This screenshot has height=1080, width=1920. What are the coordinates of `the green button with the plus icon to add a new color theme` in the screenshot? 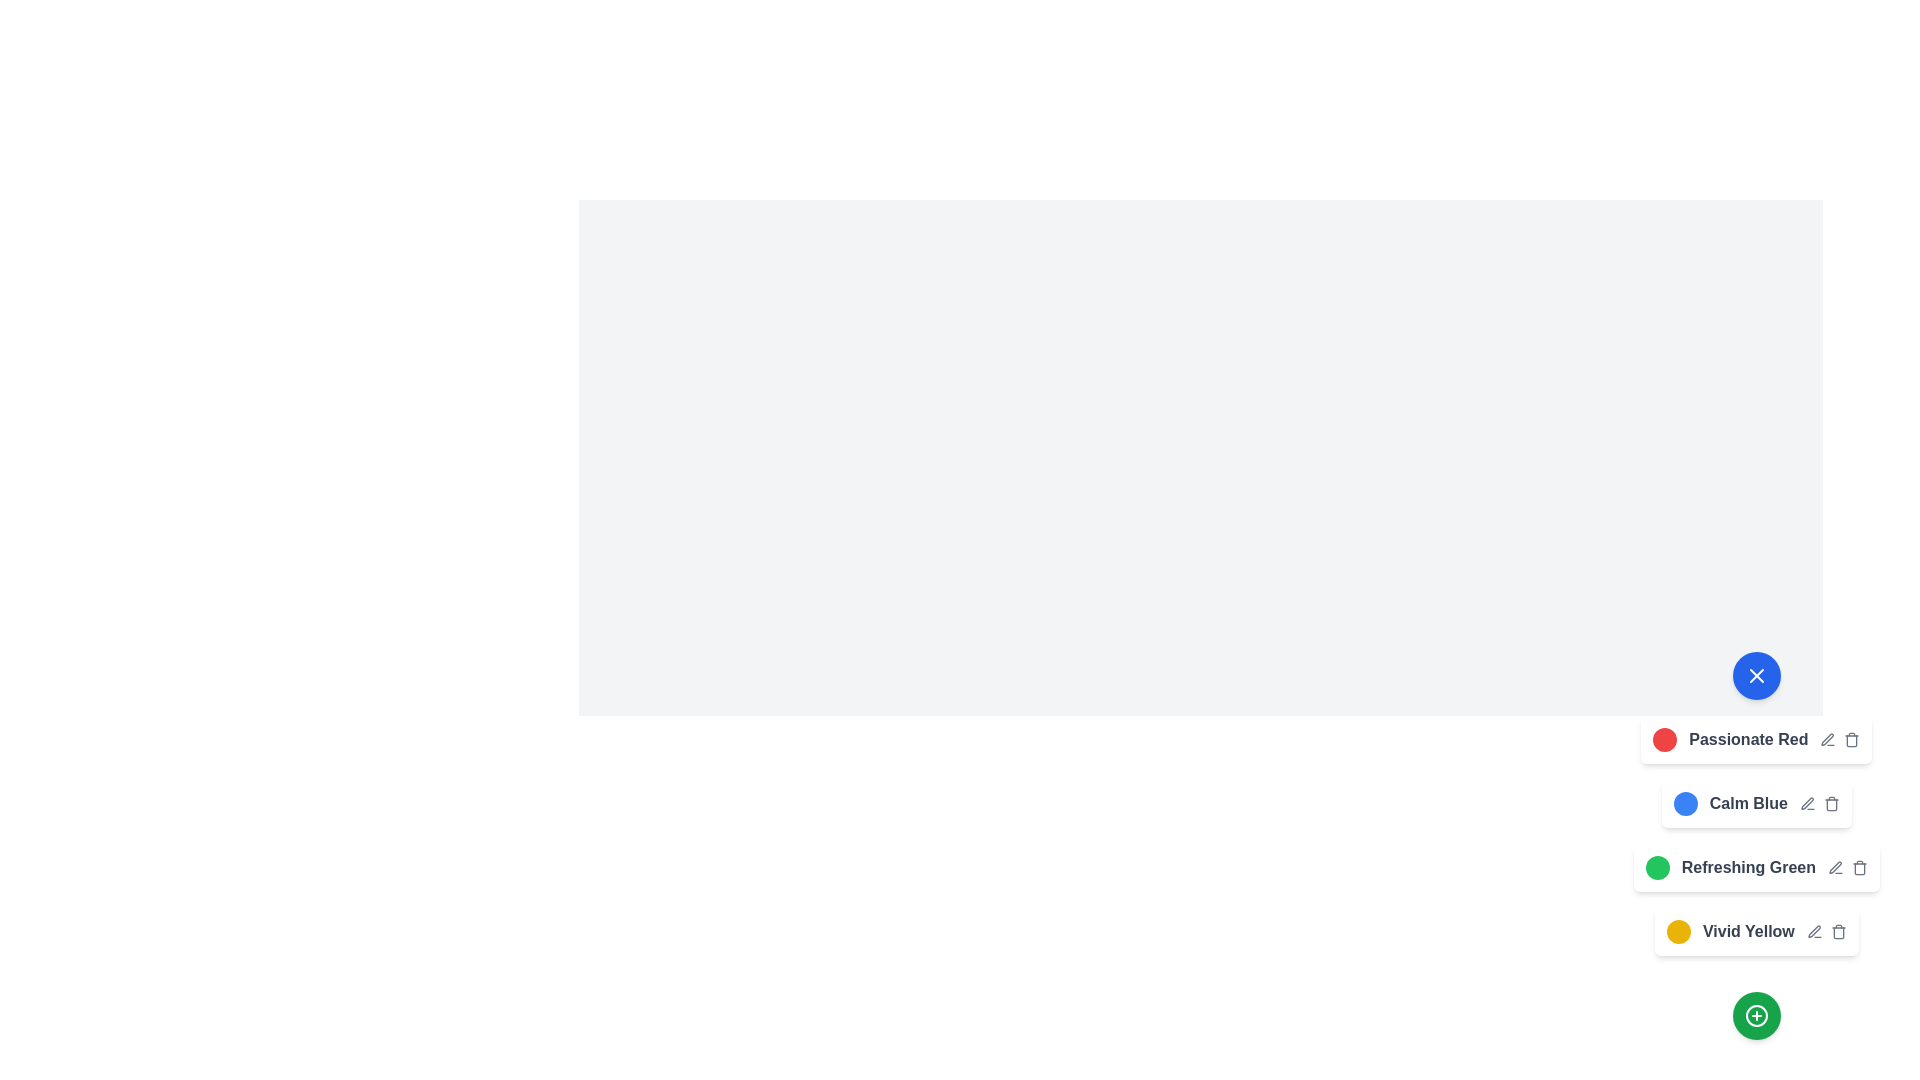 It's located at (1755, 1015).